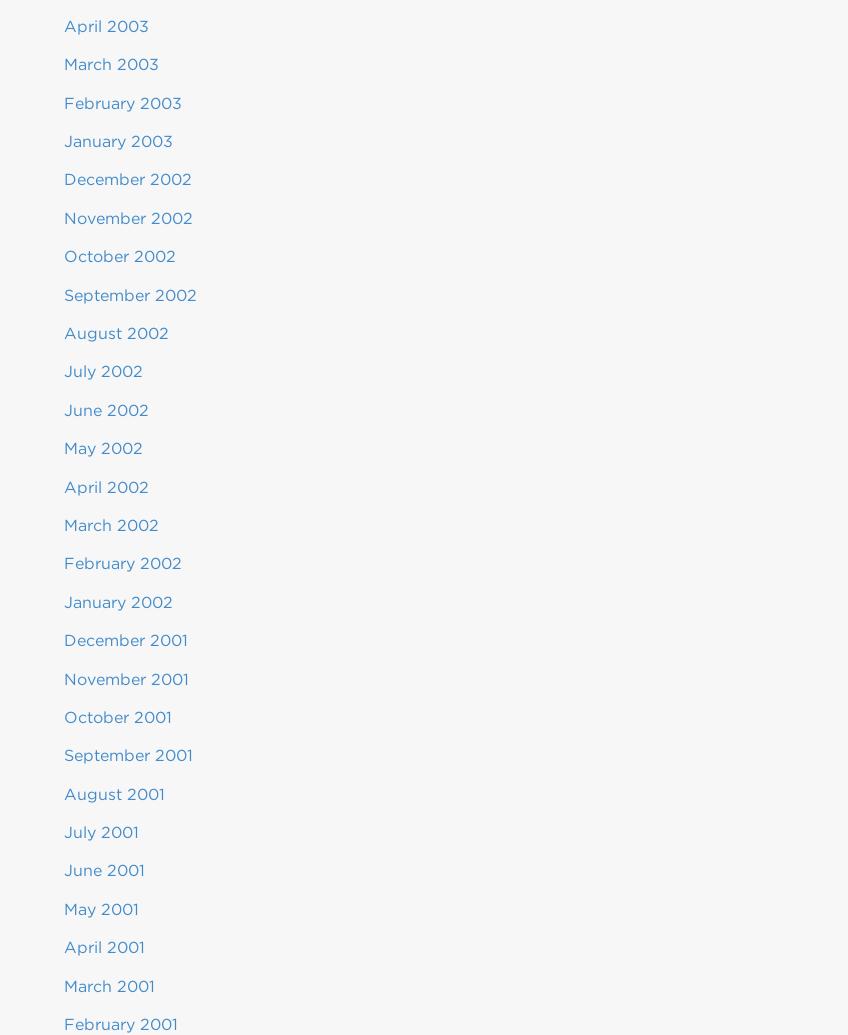 Image resolution: width=848 pixels, height=1035 pixels. Describe the element at coordinates (108, 984) in the screenshot. I see `'March 2001'` at that location.